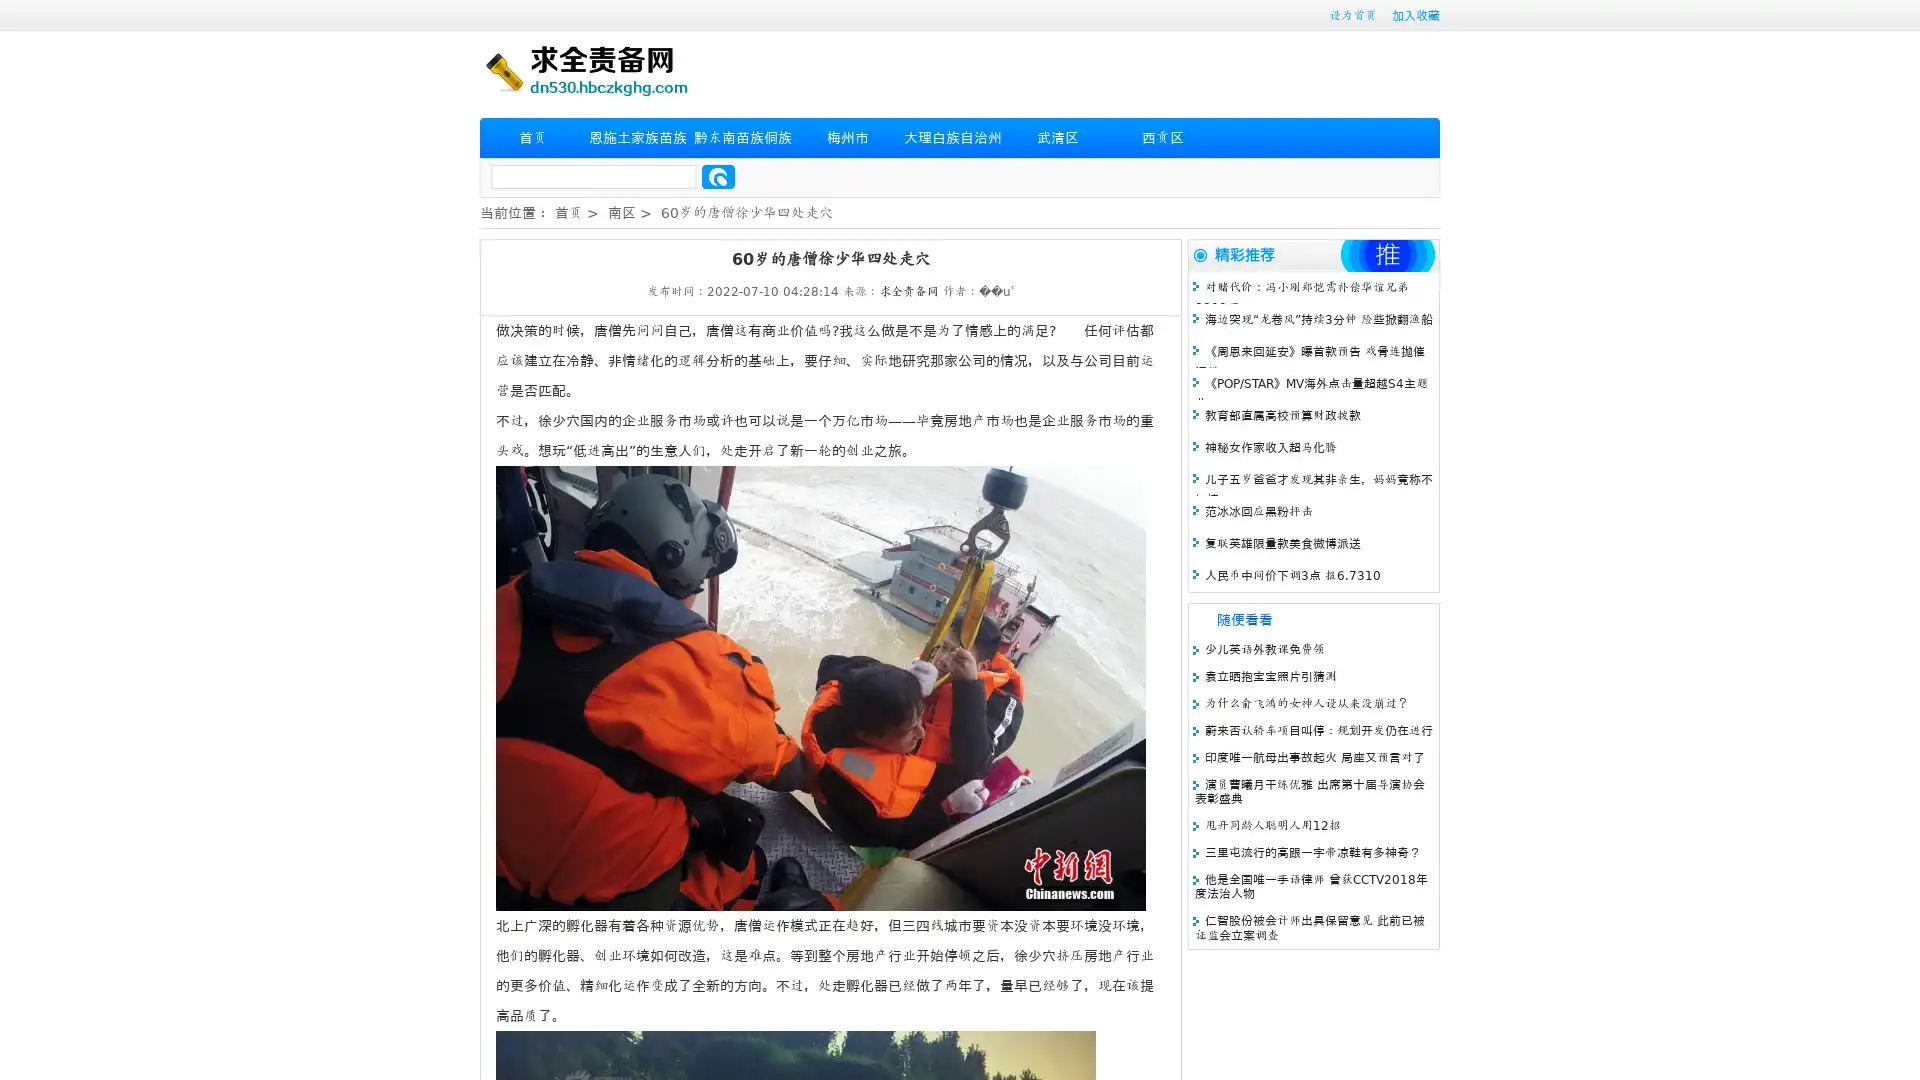 The height and width of the screenshot is (1080, 1920). I want to click on Search, so click(718, 176).